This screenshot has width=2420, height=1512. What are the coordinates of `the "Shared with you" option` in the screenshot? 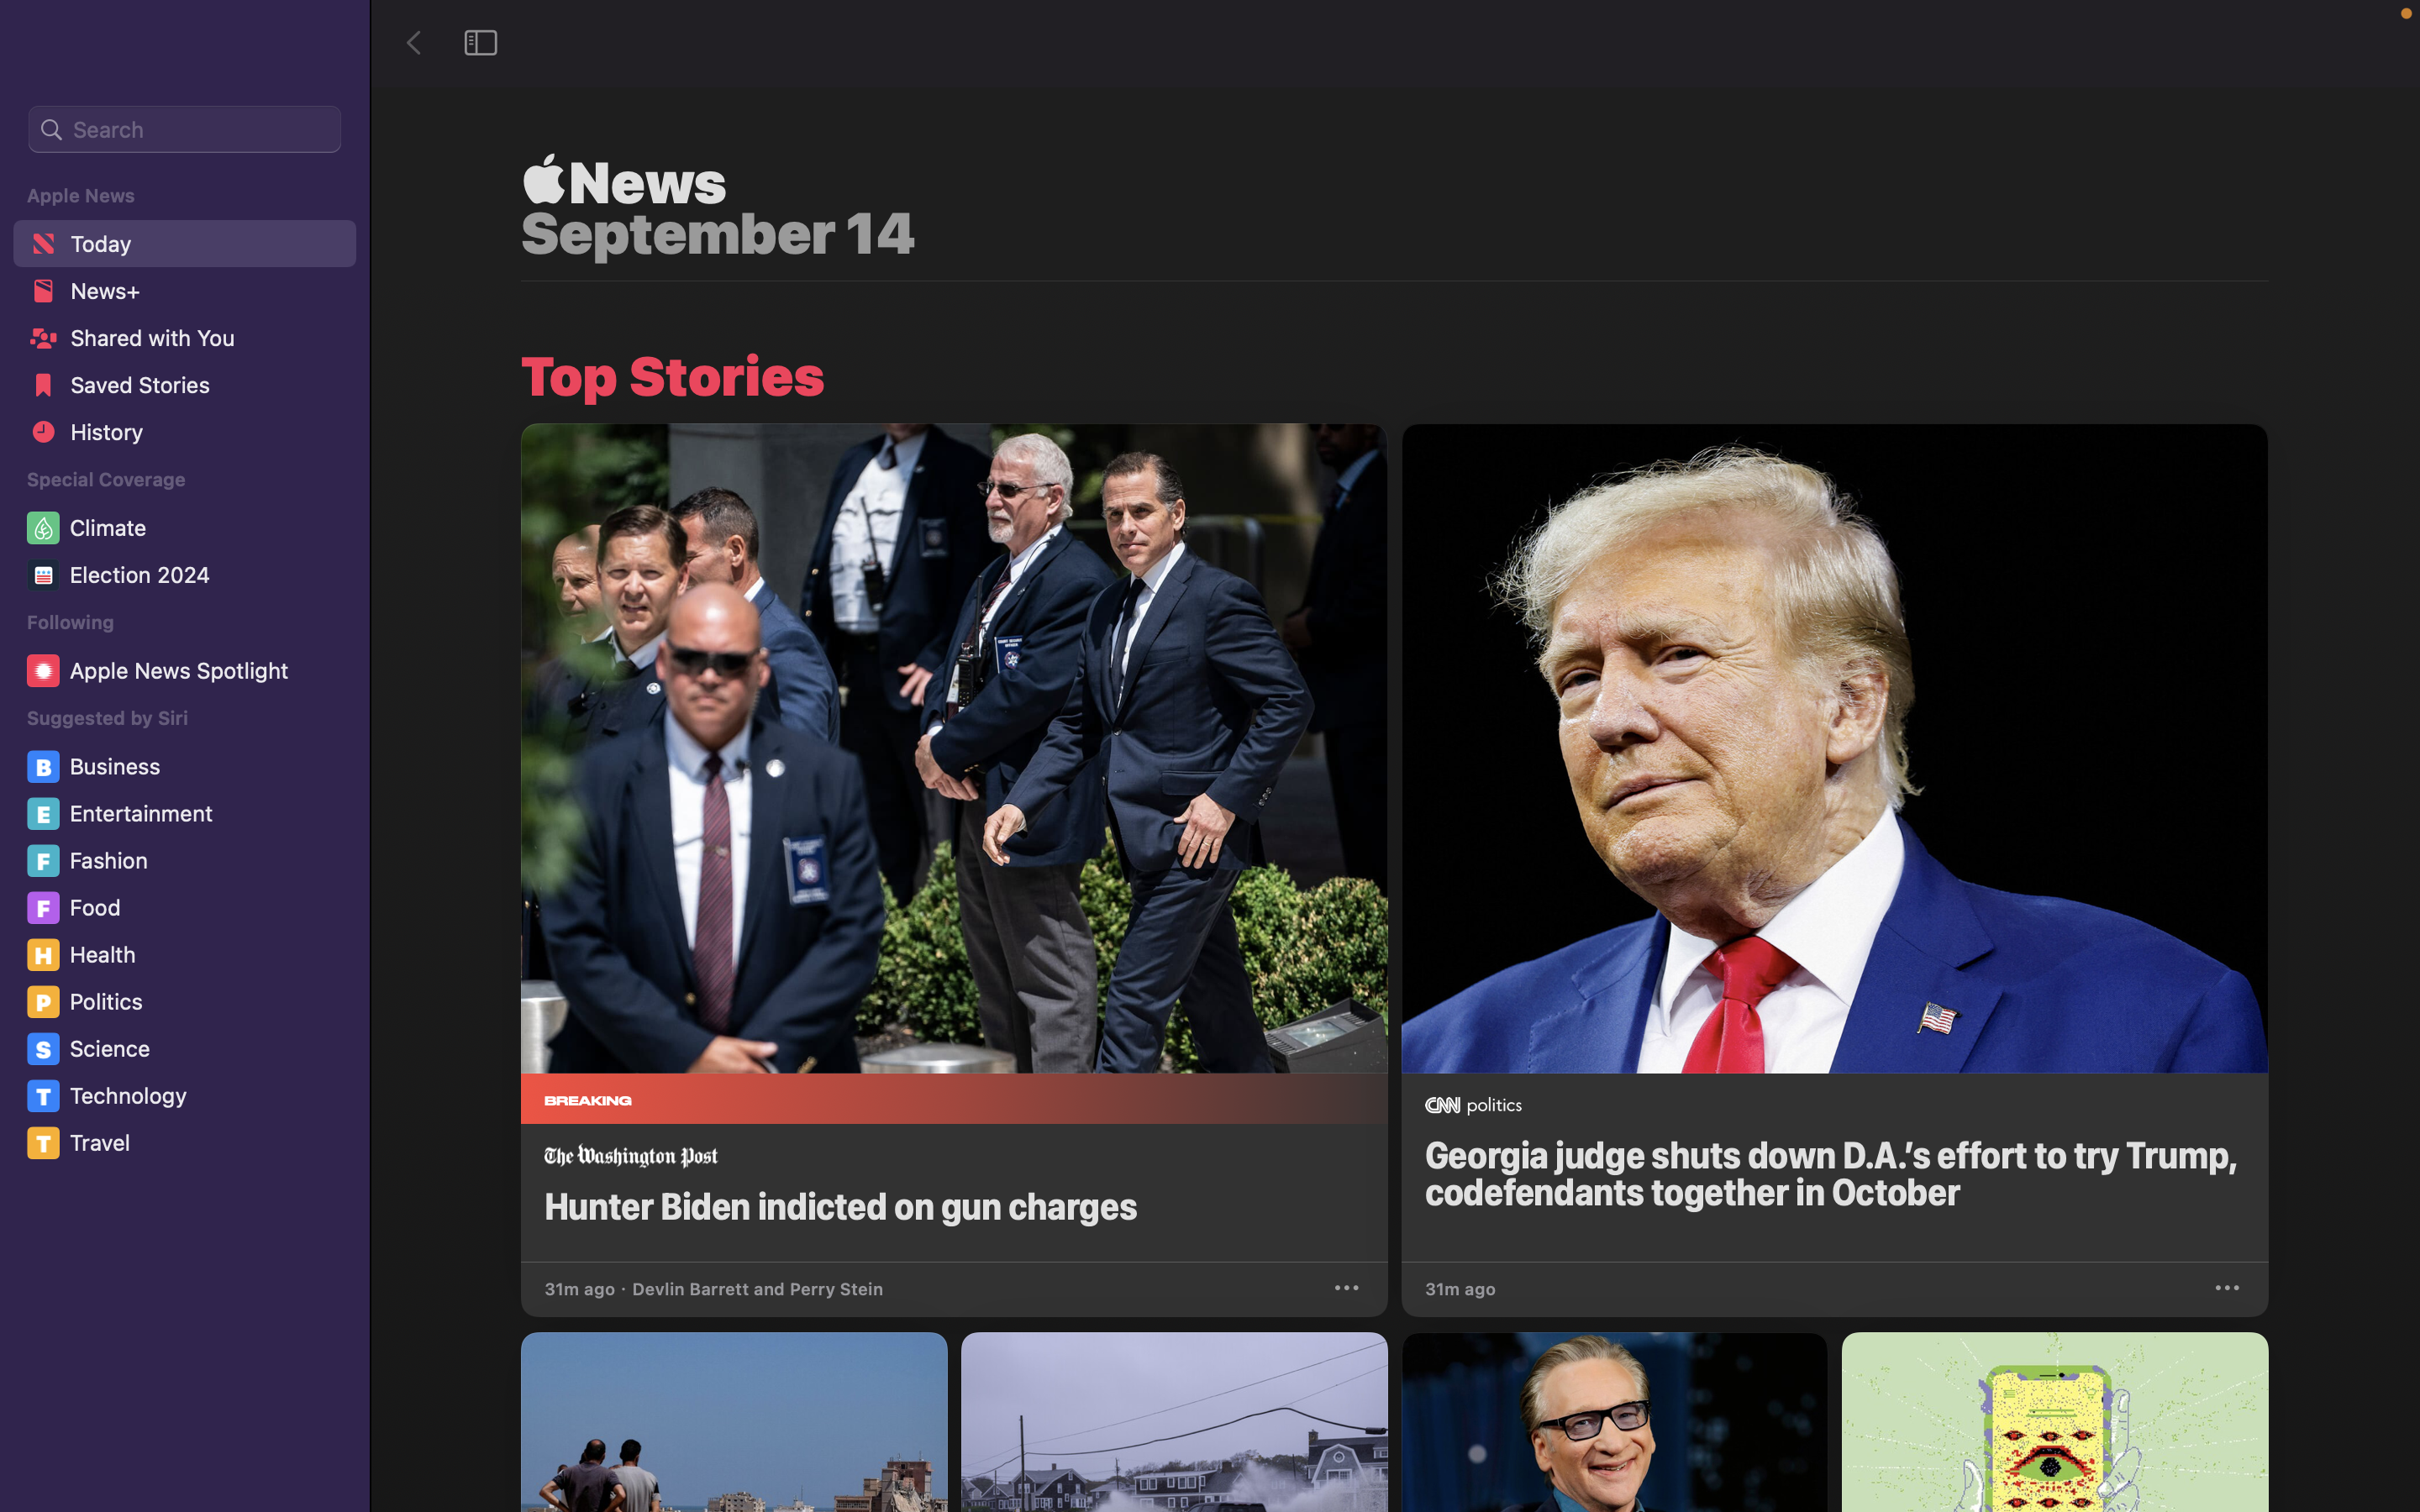 It's located at (181, 343).